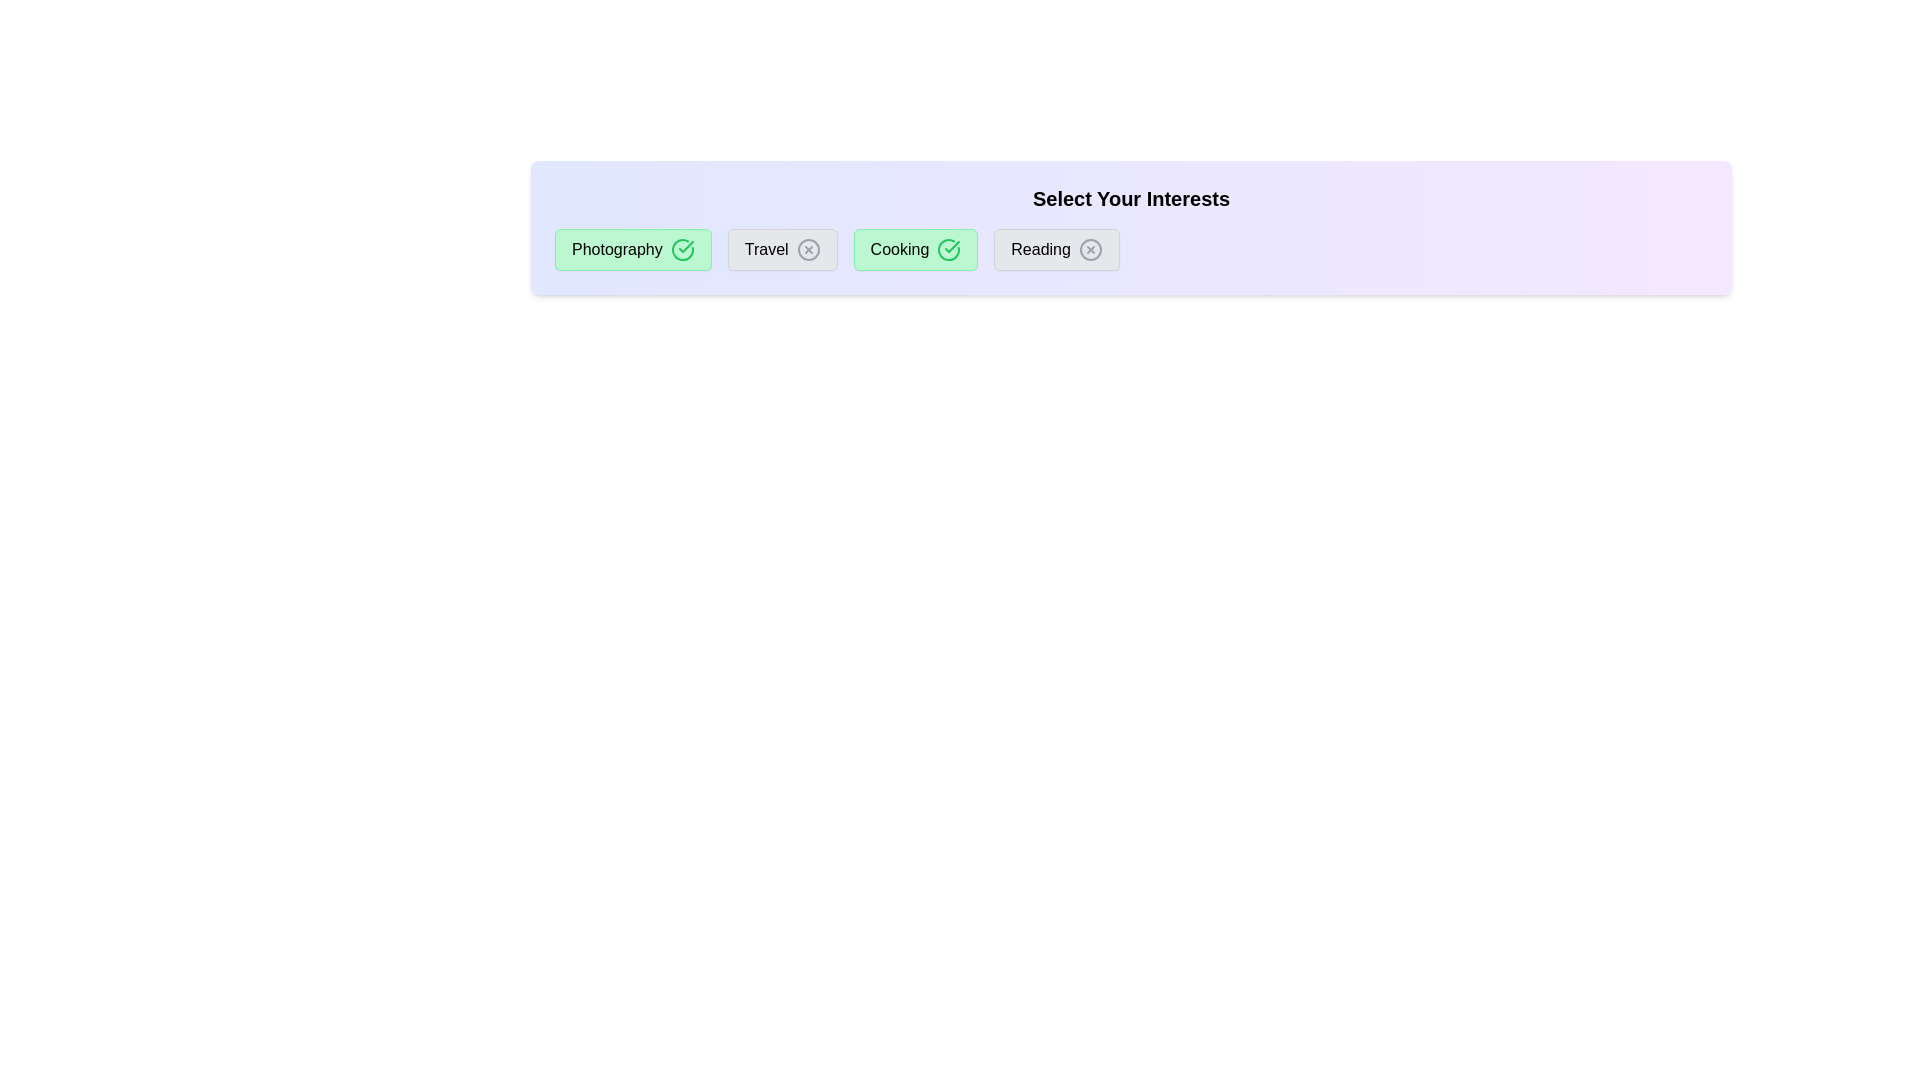 This screenshot has width=1920, height=1080. Describe the element at coordinates (1056, 249) in the screenshot. I see `the chip labeled Reading` at that location.